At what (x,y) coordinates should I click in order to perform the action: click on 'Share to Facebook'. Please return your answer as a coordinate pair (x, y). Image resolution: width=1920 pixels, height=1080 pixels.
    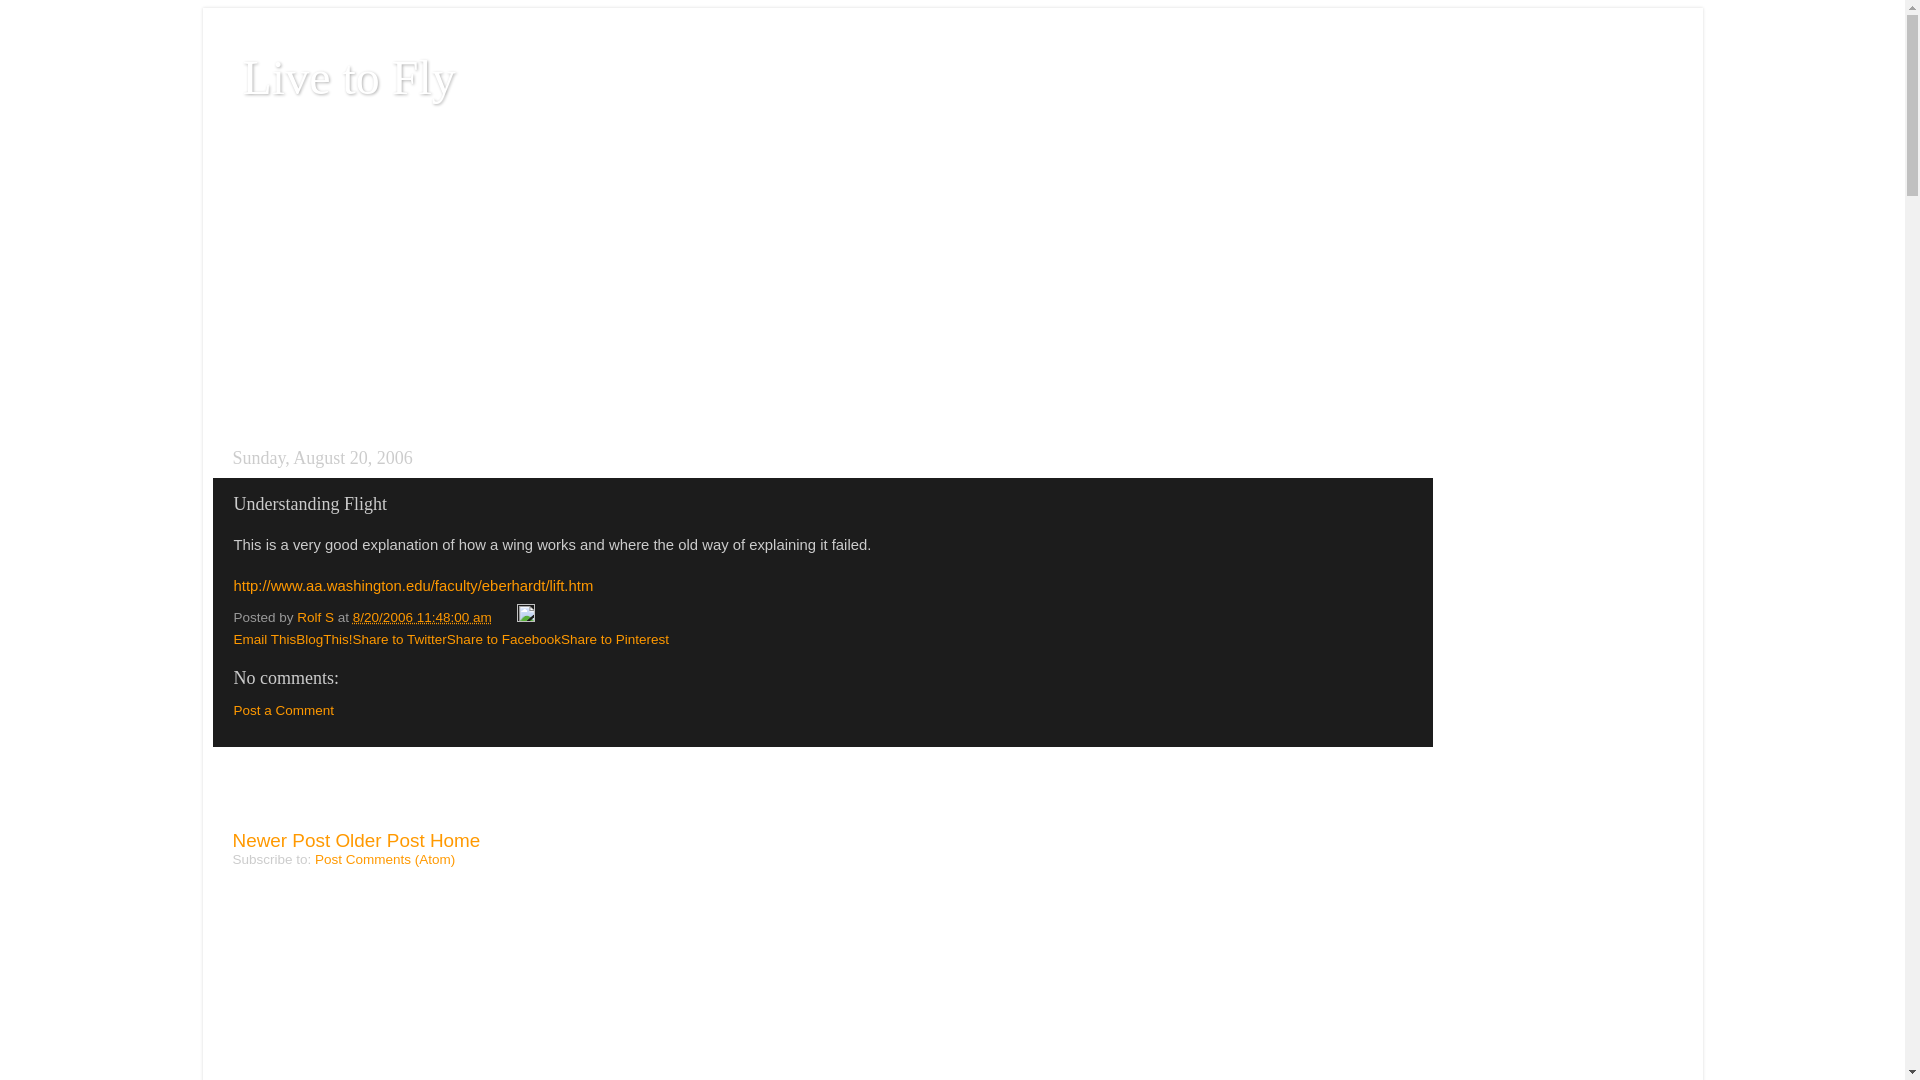
    Looking at the image, I should click on (504, 639).